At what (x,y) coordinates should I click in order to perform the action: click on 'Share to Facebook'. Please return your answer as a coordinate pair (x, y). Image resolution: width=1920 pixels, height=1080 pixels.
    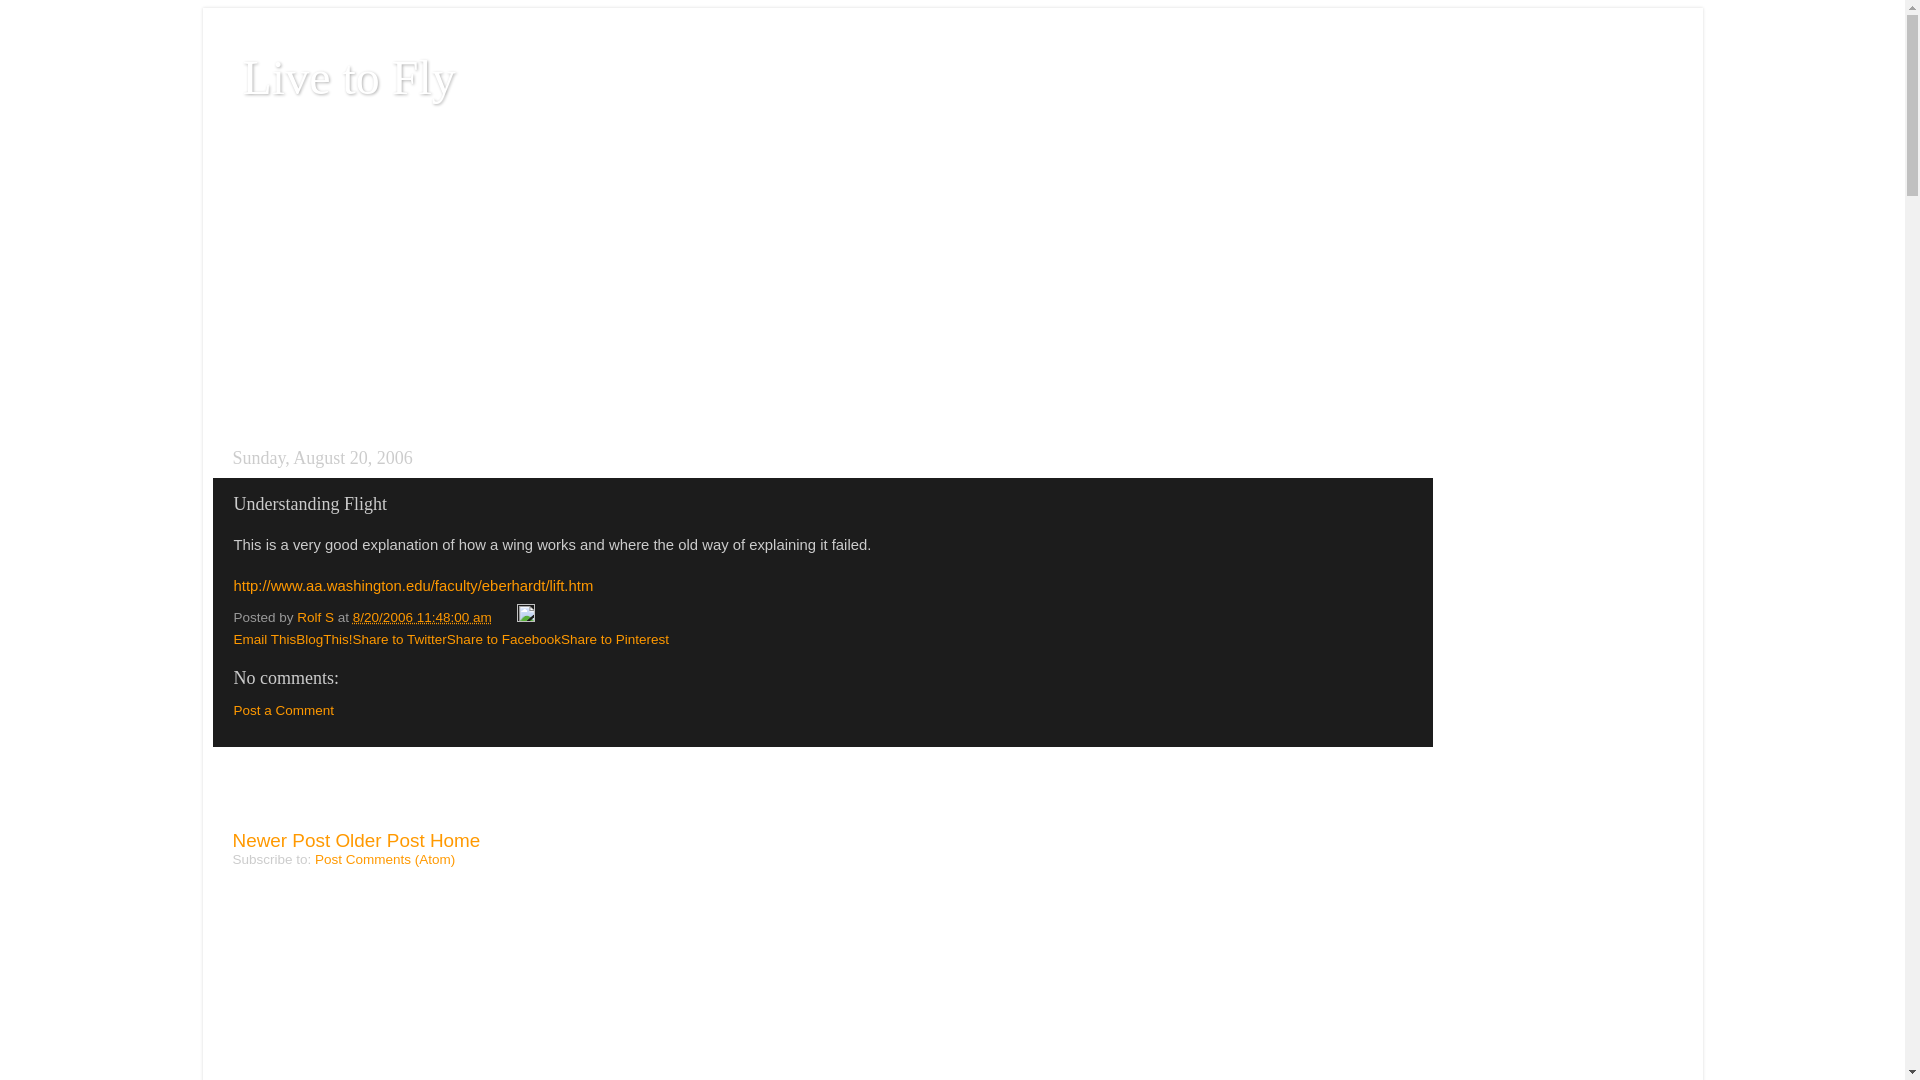
    Looking at the image, I should click on (504, 639).